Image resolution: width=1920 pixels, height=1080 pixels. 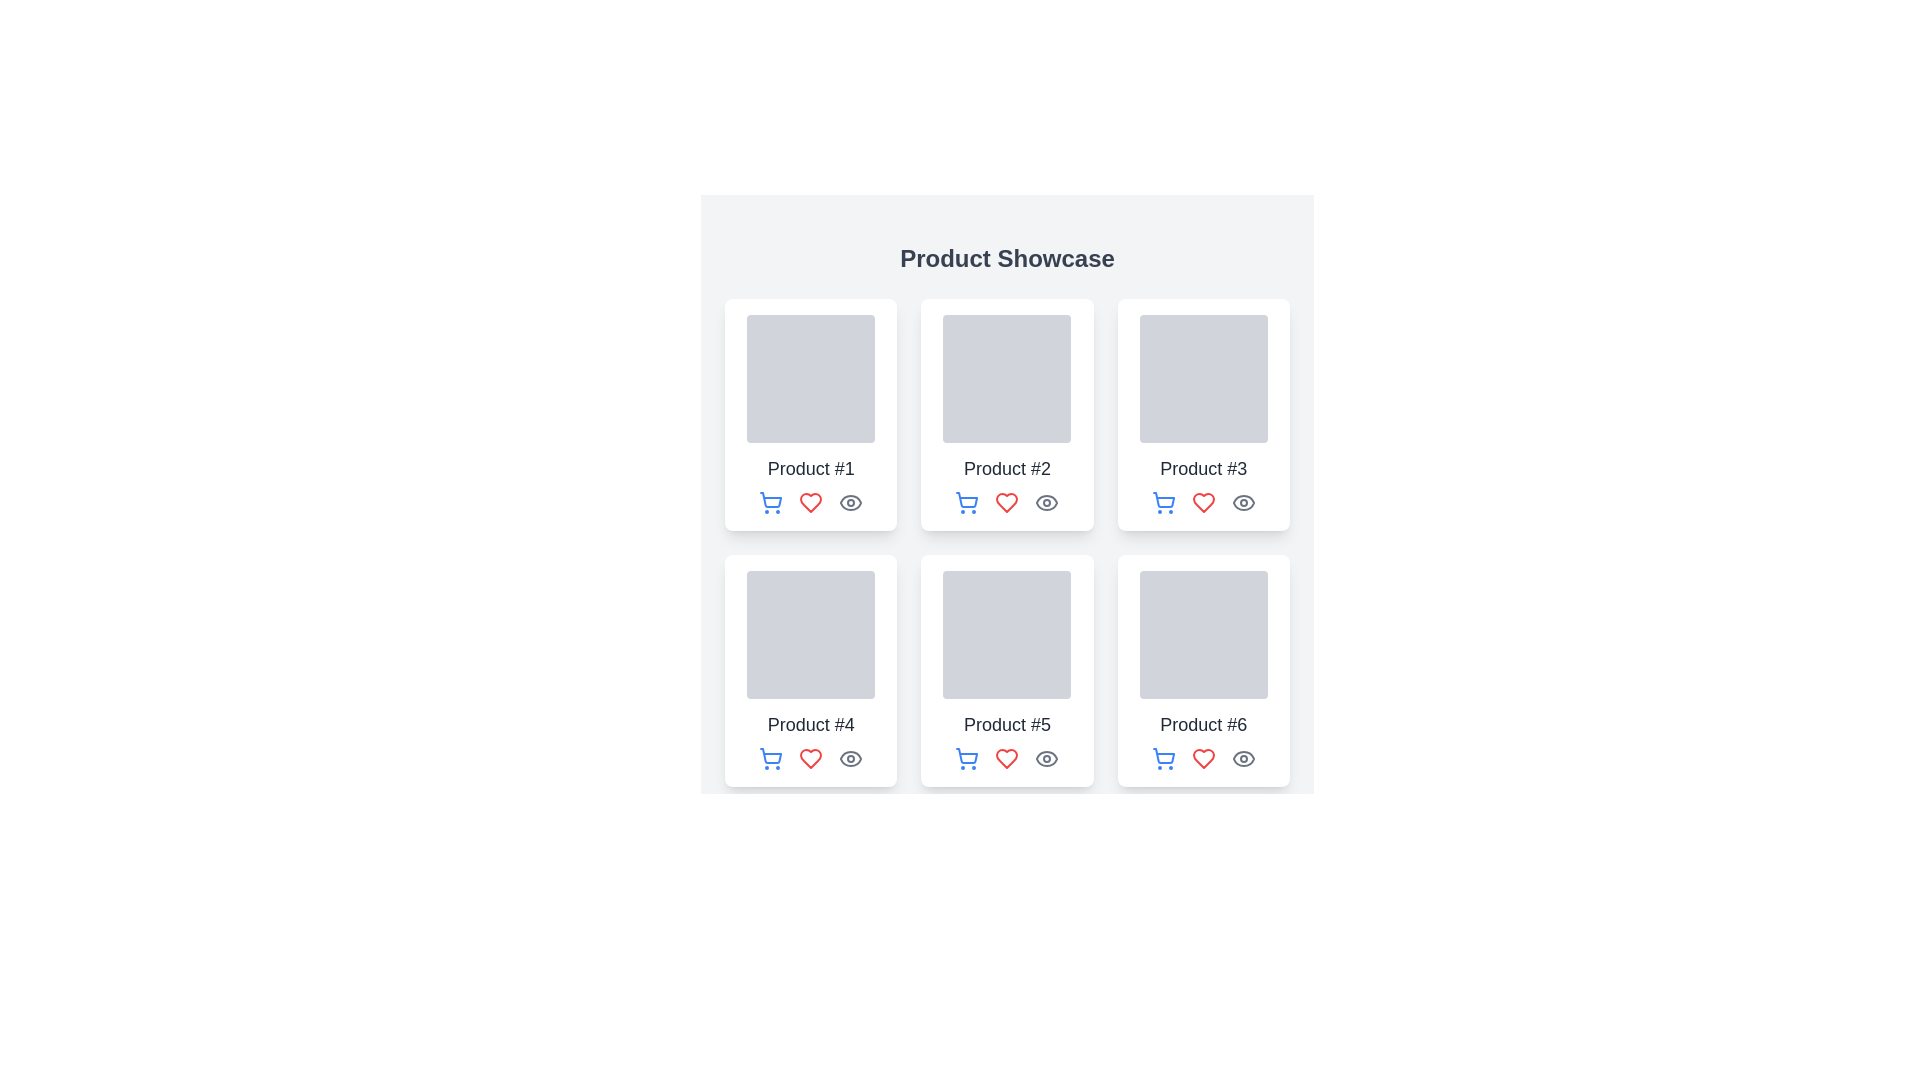 What do you see at coordinates (1202, 501) in the screenshot?
I see `the red heart icon button, which is the second icon in the horizontal set under 'Product #3'` at bounding box center [1202, 501].